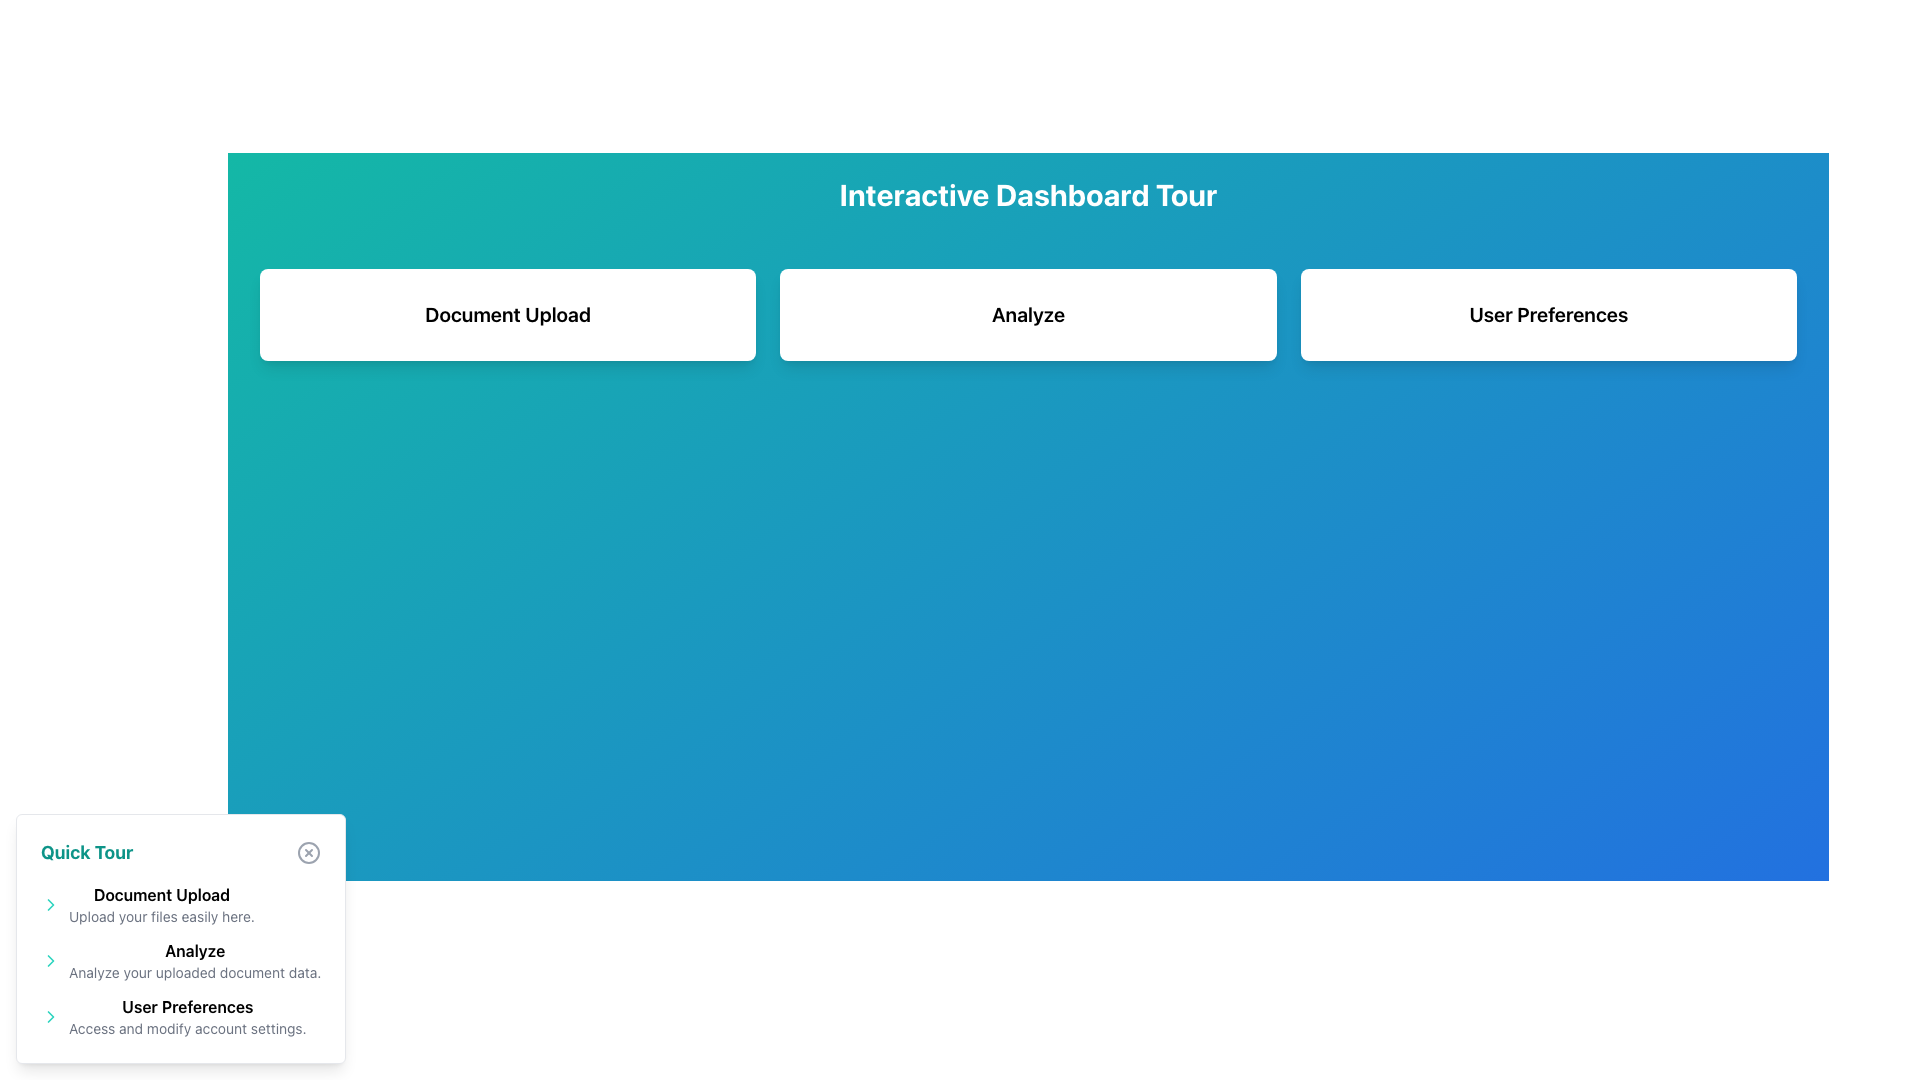  I want to click on the 'Document Upload' text label, which is styled in bold font and located at the top center of the first white card with rounded edges, so click(508, 315).